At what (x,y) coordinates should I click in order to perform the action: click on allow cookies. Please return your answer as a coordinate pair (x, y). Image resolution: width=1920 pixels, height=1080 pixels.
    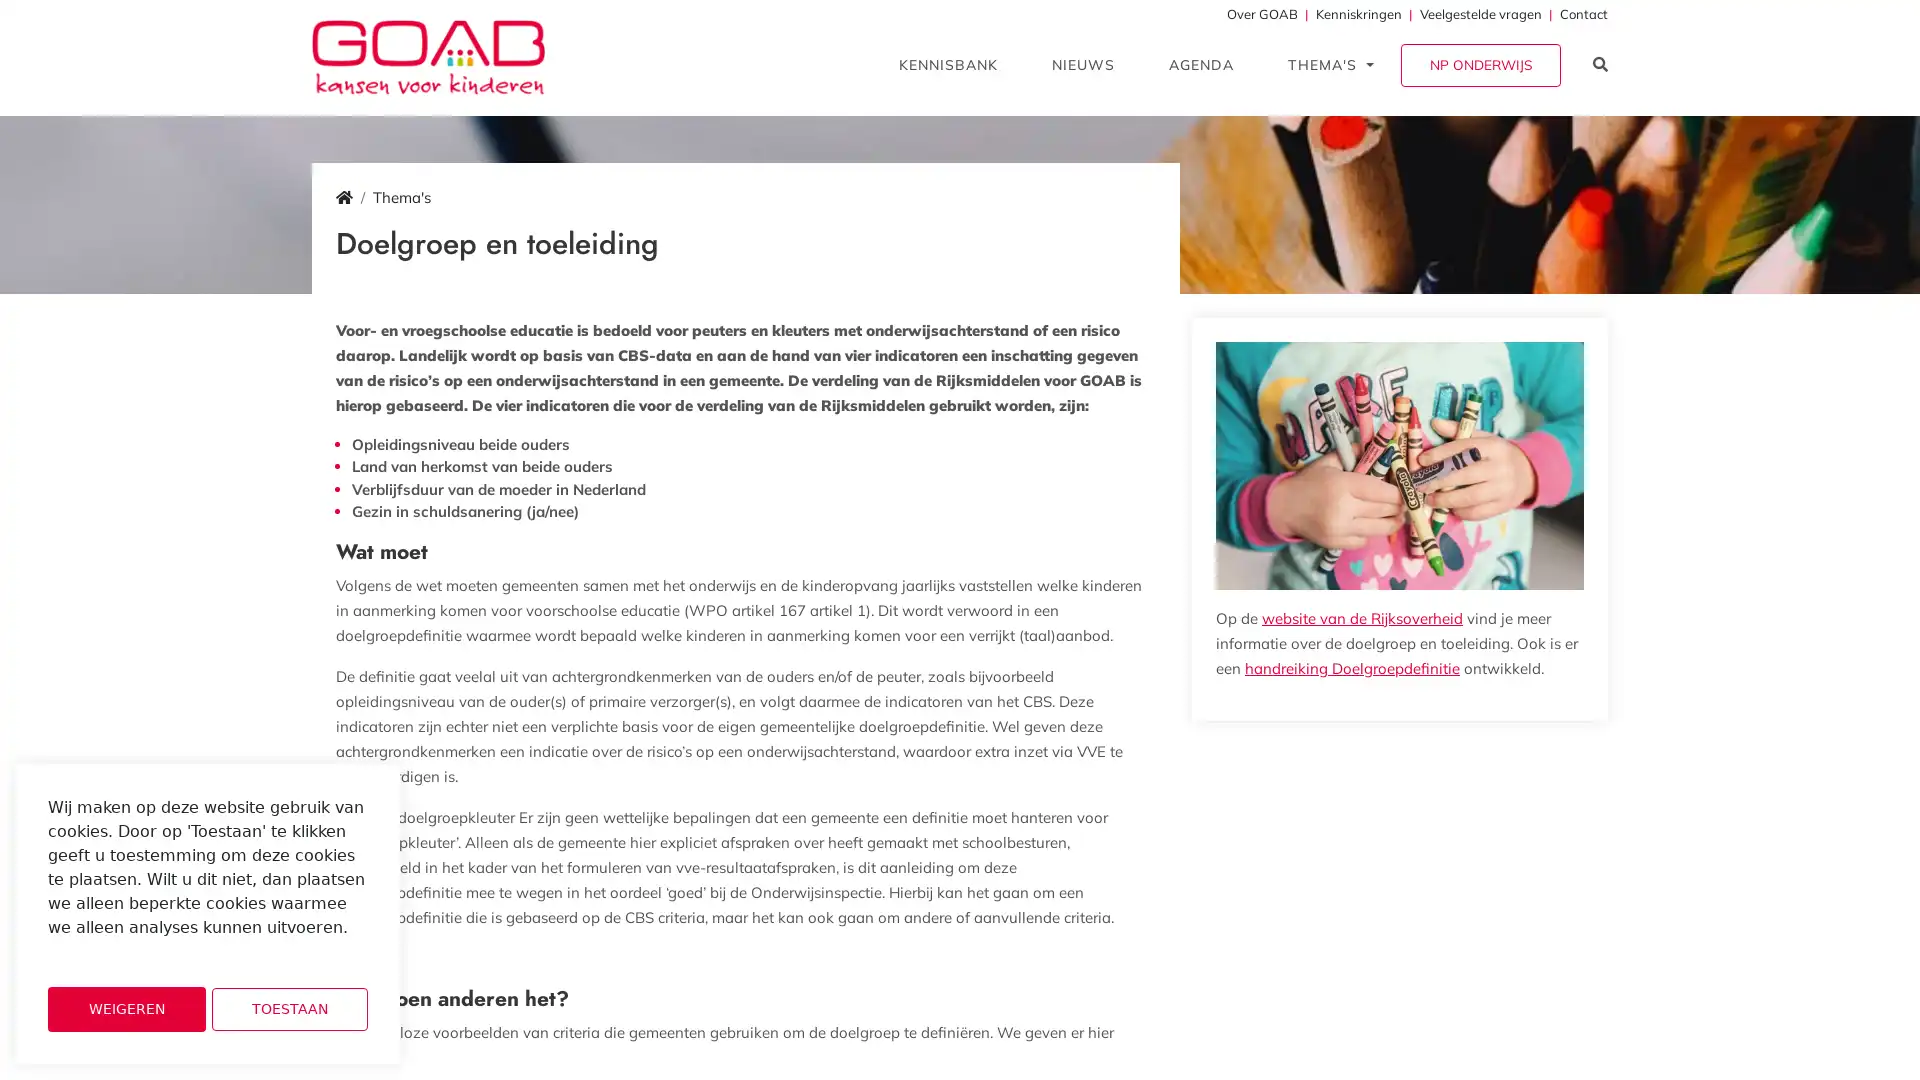
    Looking at the image, I should click on (288, 1009).